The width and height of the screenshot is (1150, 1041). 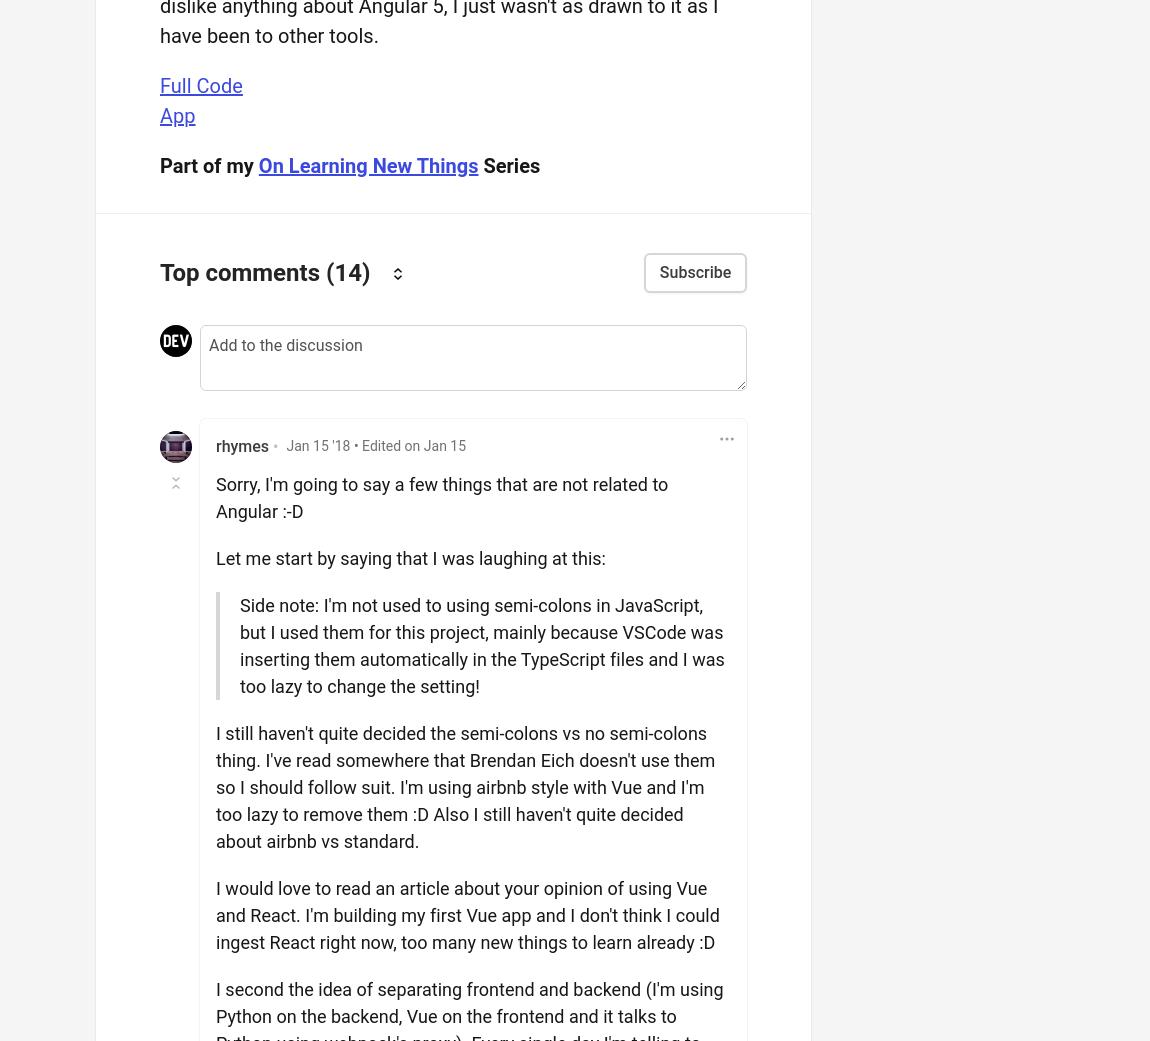 What do you see at coordinates (481, 644) in the screenshot?
I see `'Side note: I'm not used to using semi-colons in JavaScript, but I used them for this project, mainly because VSCode was inserting them automatically in the TypeScript files and I was too lazy to change the setting!'` at bounding box center [481, 644].